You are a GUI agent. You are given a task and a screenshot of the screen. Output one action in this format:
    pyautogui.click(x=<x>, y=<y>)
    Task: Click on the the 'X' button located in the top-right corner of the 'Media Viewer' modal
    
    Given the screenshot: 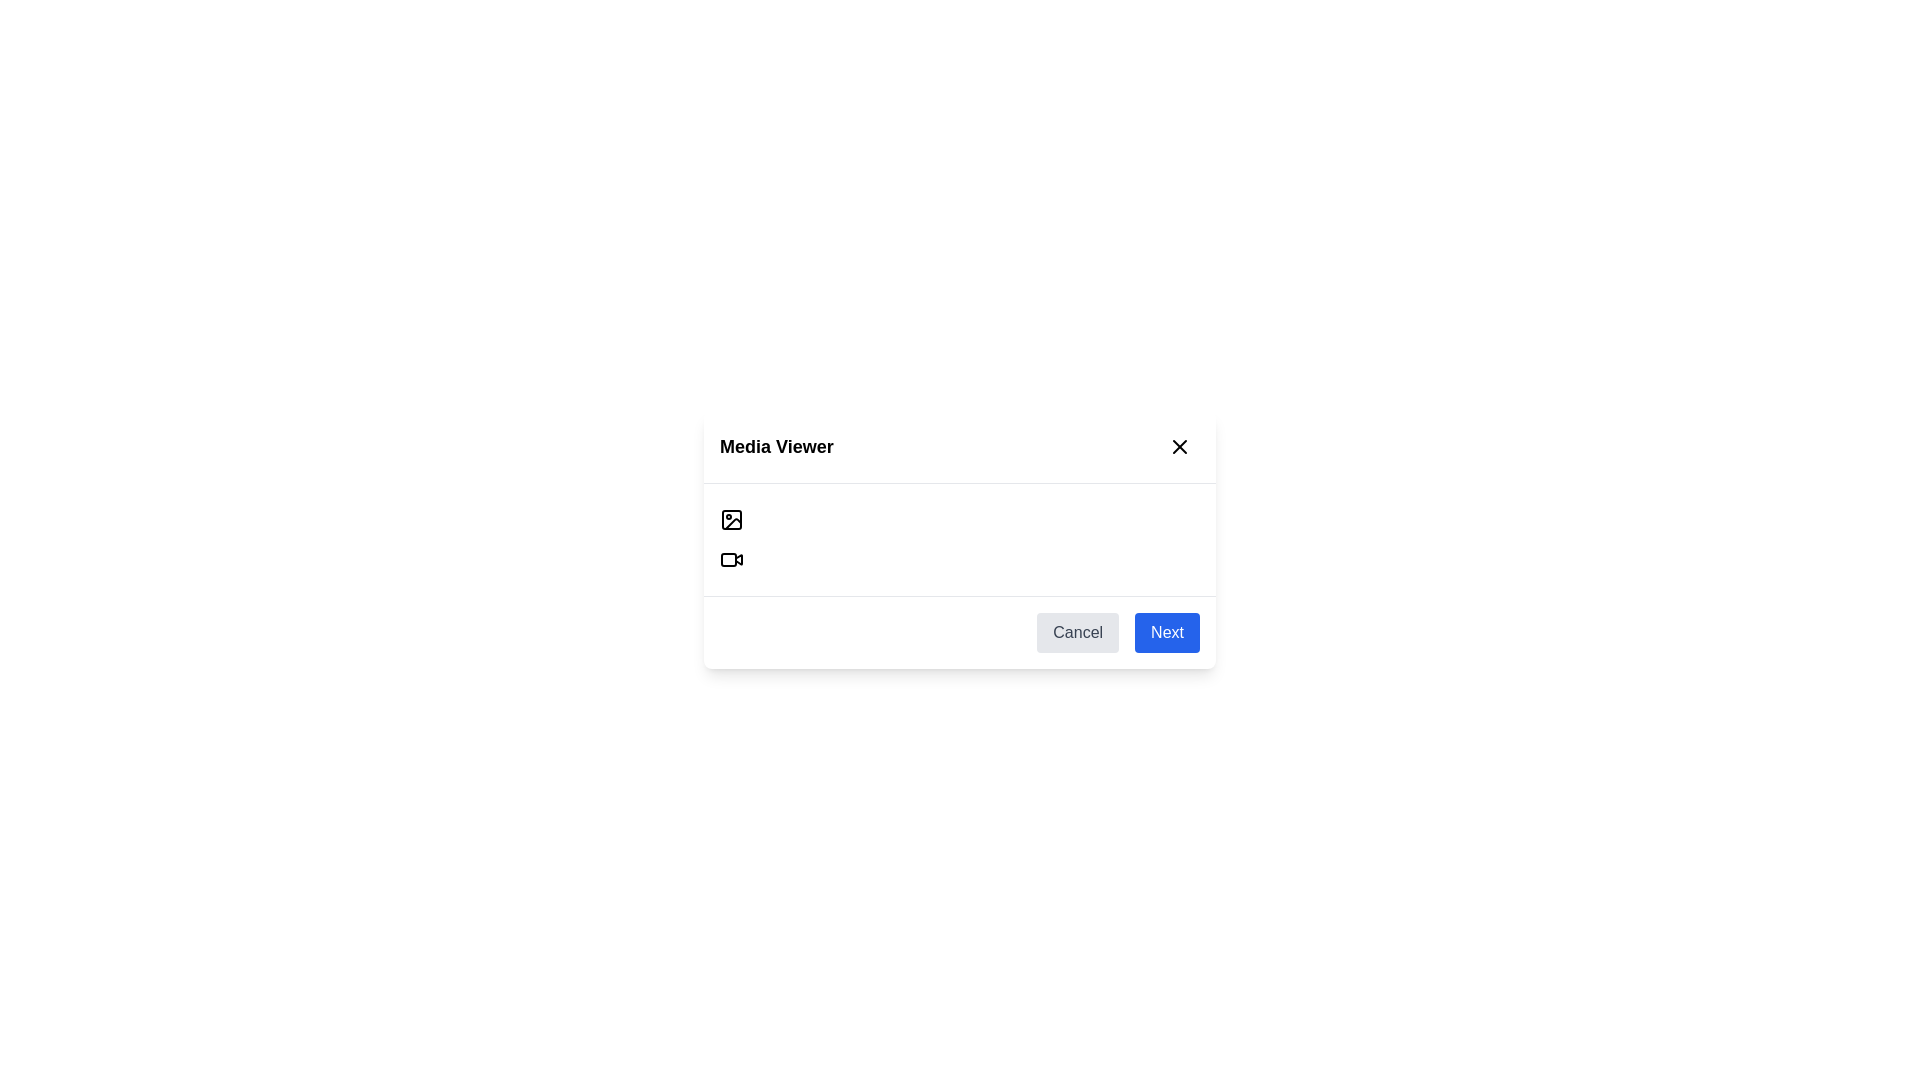 What is the action you would take?
    pyautogui.click(x=1180, y=446)
    